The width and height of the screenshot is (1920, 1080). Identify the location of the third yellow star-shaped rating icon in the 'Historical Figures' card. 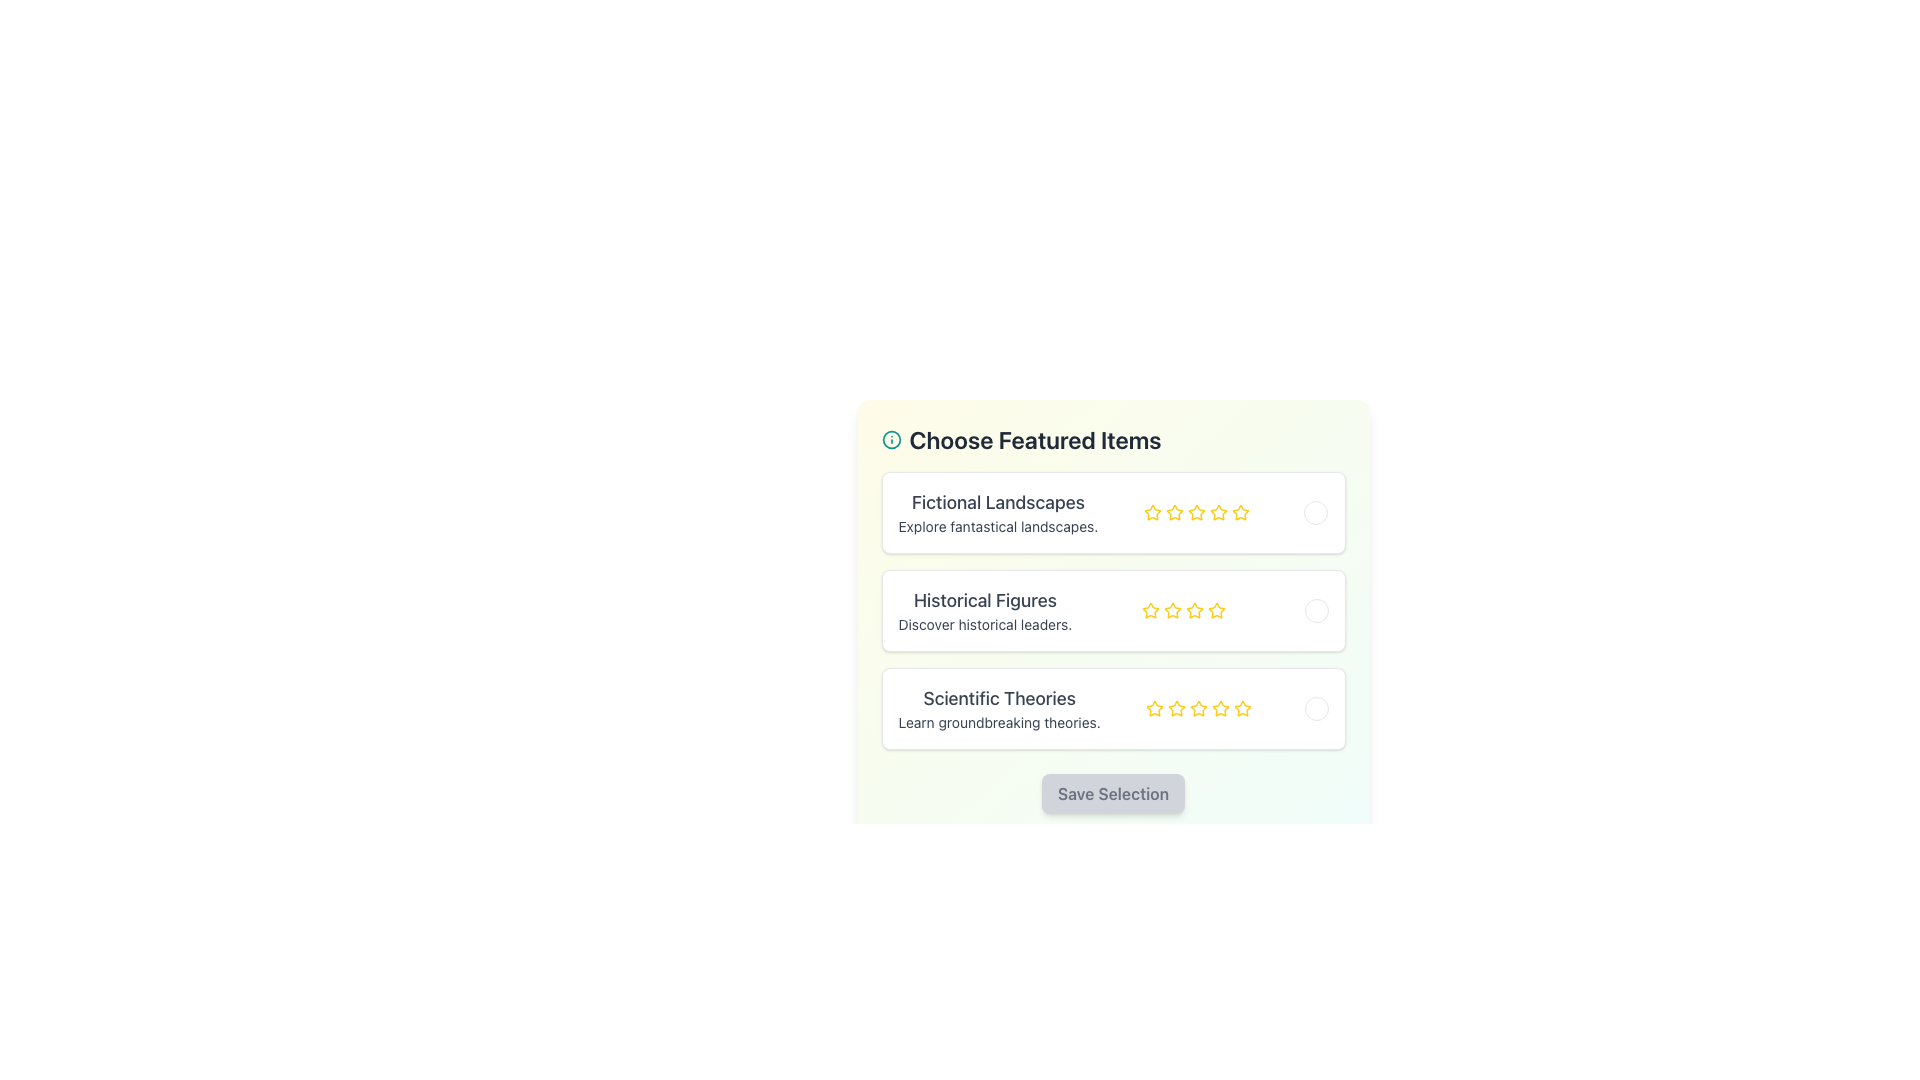
(1173, 609).